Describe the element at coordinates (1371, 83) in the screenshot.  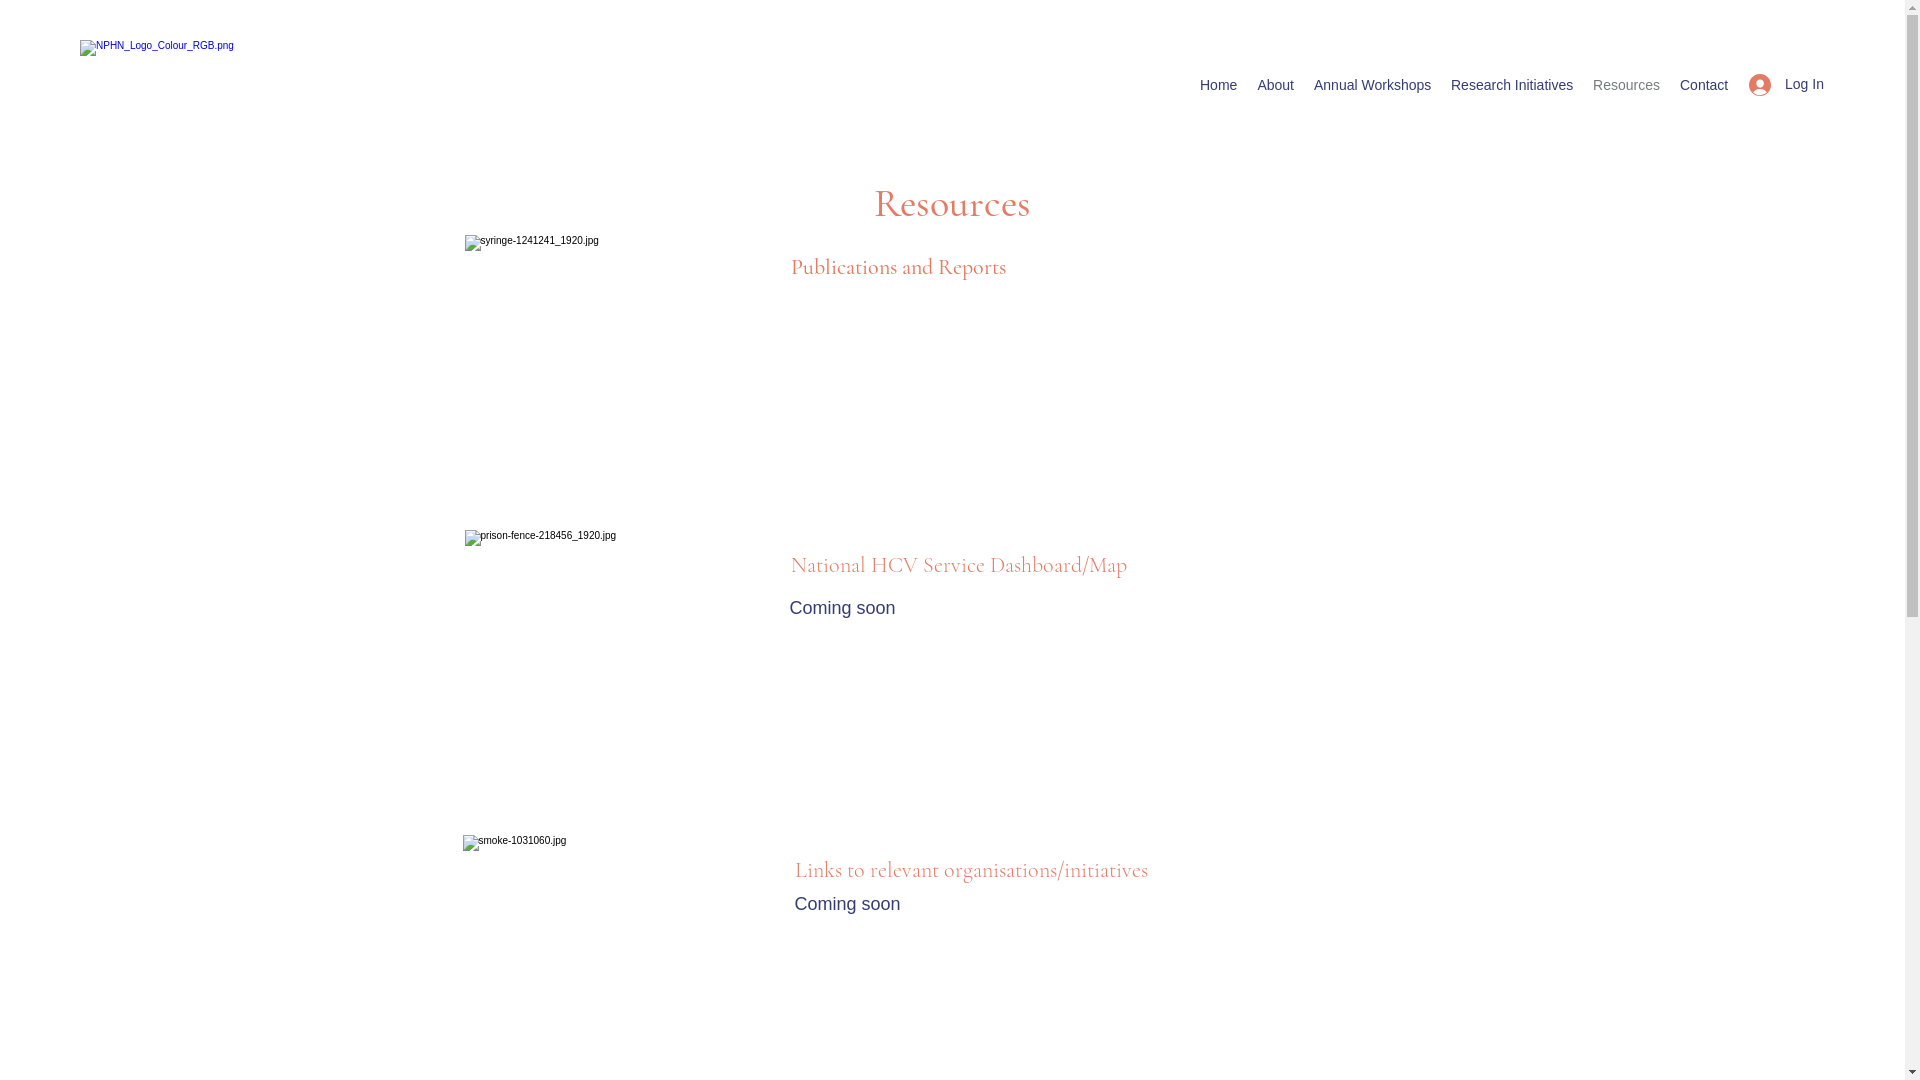
I see `'Annual Workshops'` at that location.